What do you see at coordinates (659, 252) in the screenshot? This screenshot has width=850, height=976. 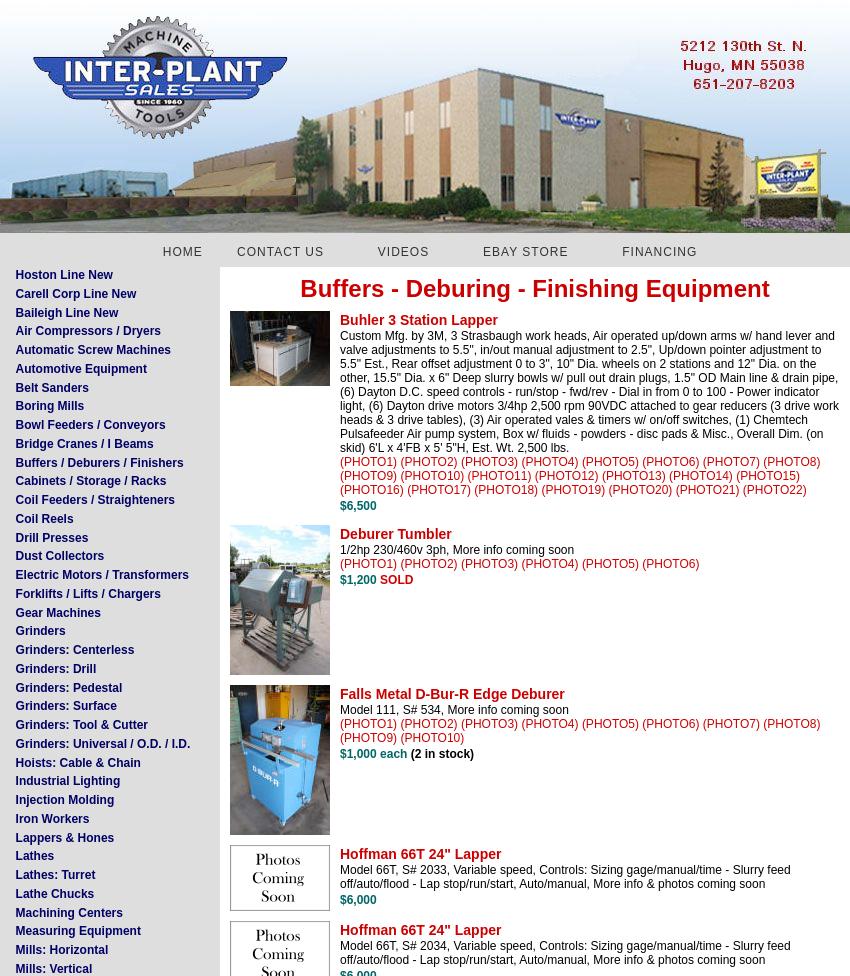 I see `'FINANCING'` at bounding box center [659, 252].